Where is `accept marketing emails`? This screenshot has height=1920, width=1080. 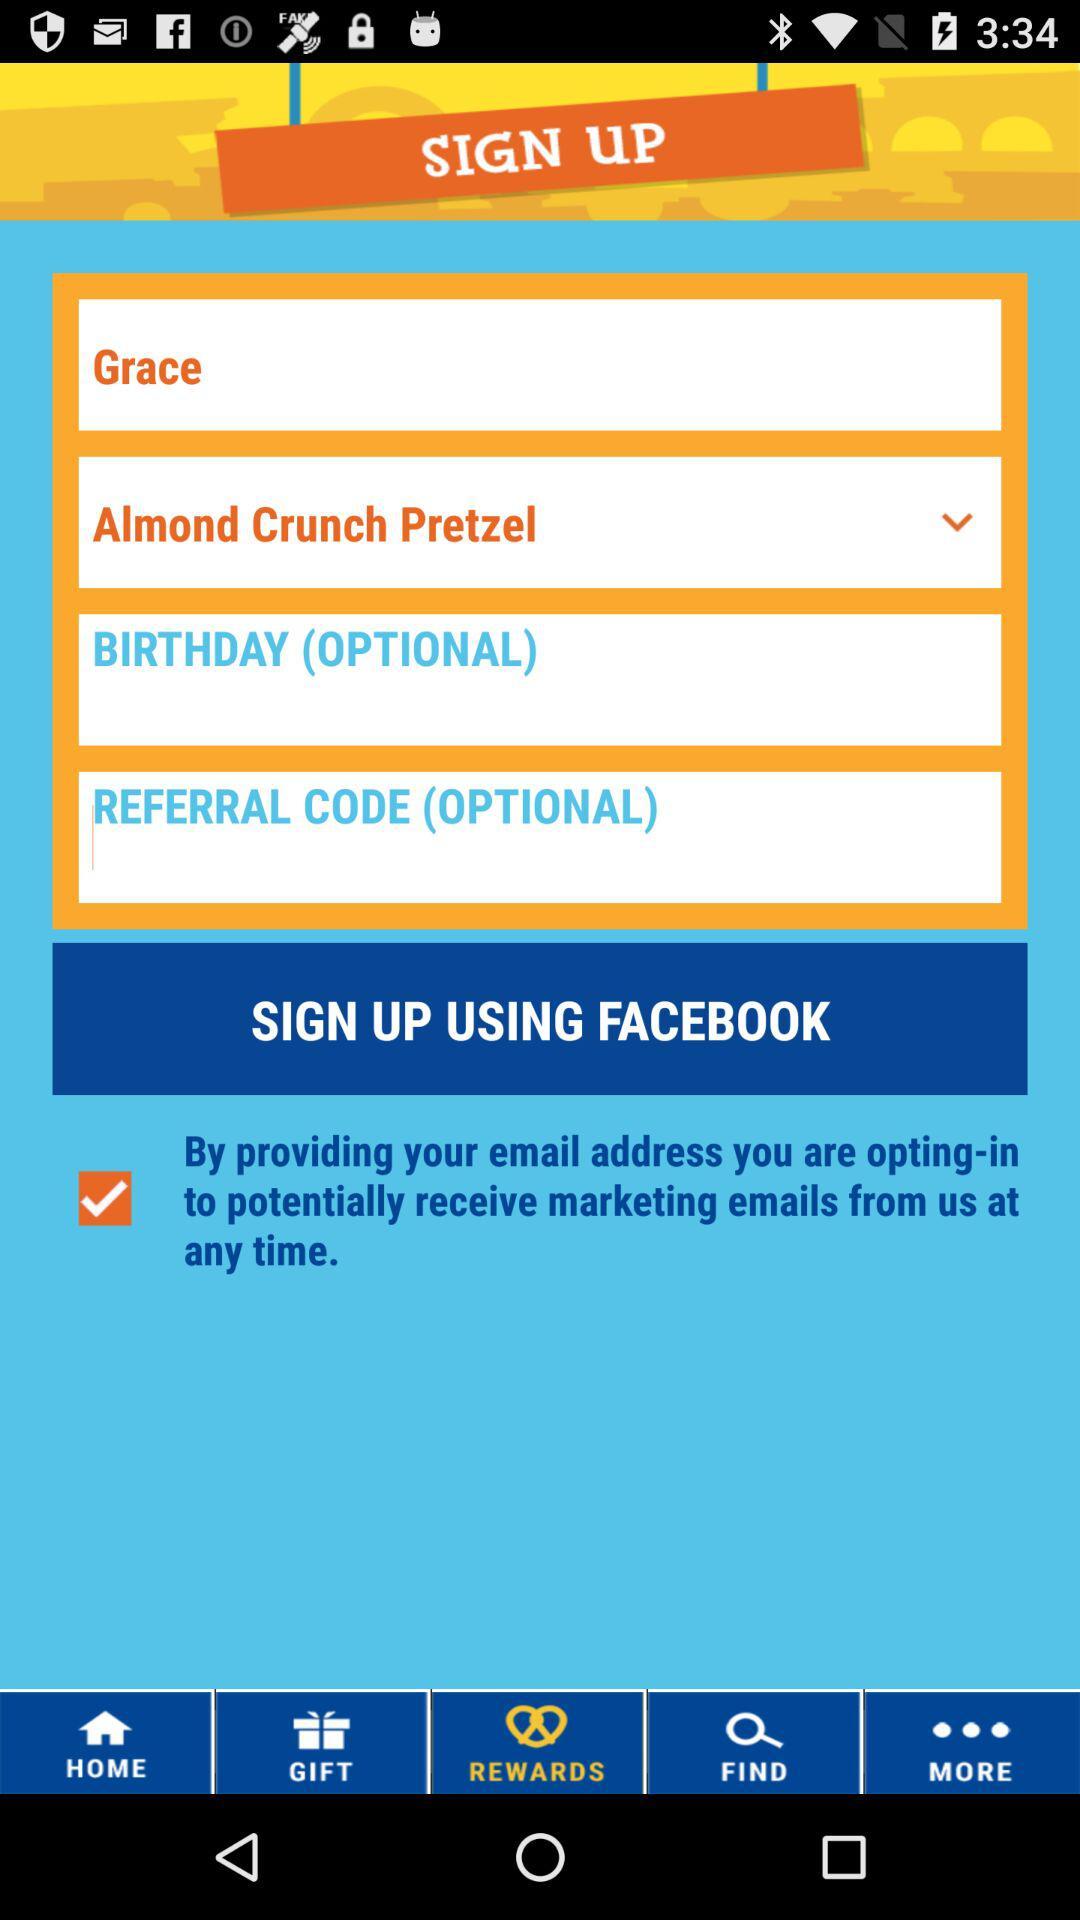
accept marketing emails is located at coordinates (104, 1199).